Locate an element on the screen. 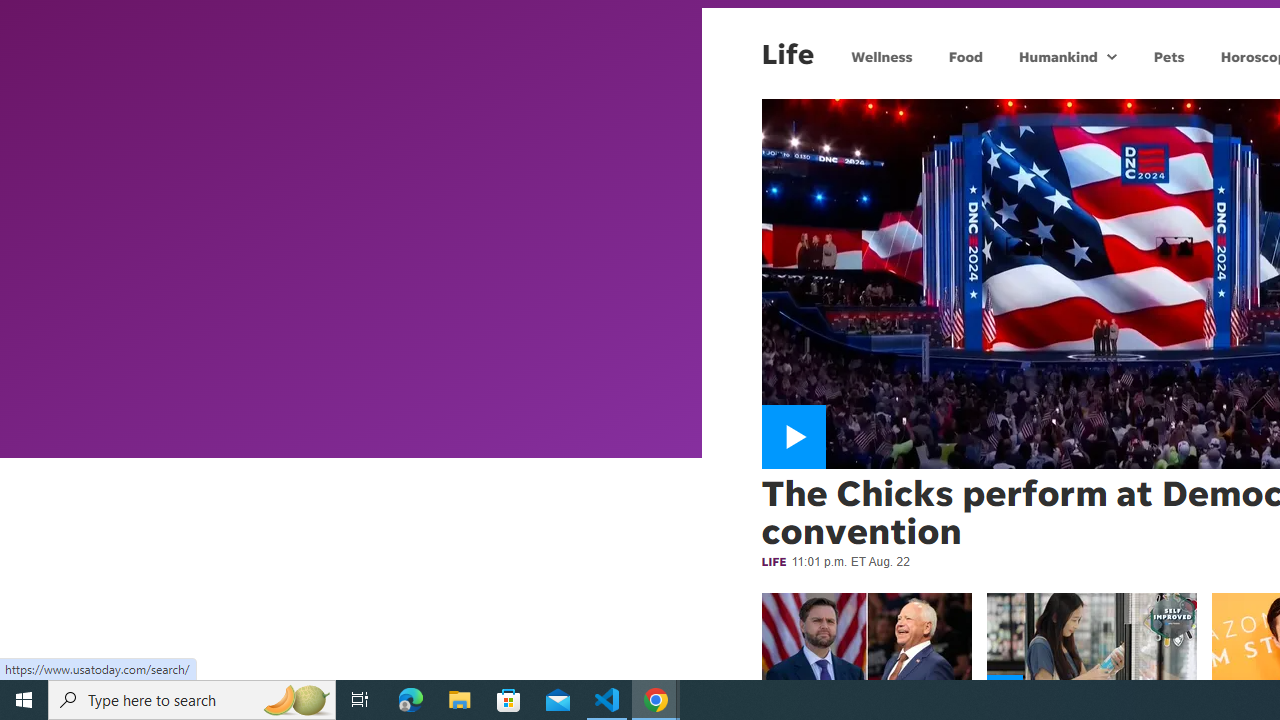 The width and height of the screenshot is (1280, 720). 'Food' is located at coordinates (965, 55).